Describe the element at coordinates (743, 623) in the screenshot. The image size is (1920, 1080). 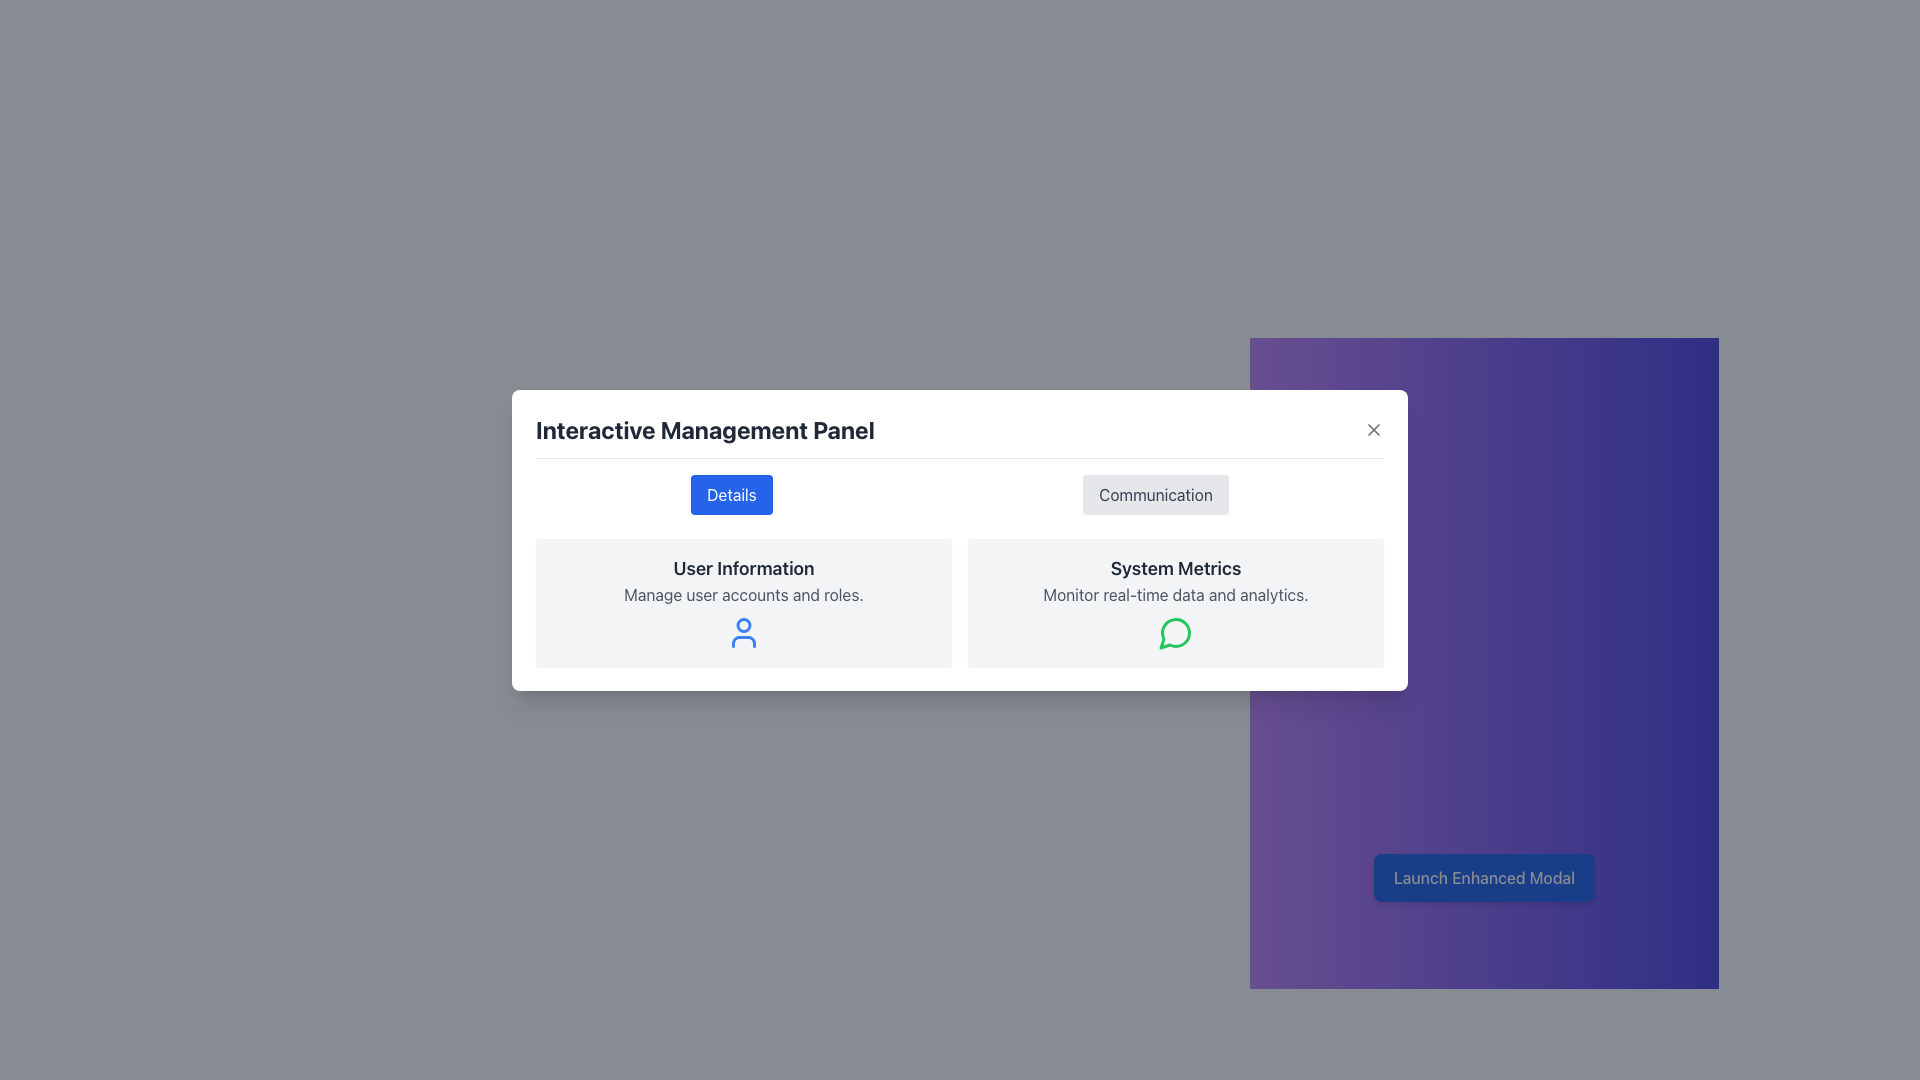
I see `the SVG Circle Element that is part of the user icon located beneath the 'User Information' text in the 'Details' section` at that location.